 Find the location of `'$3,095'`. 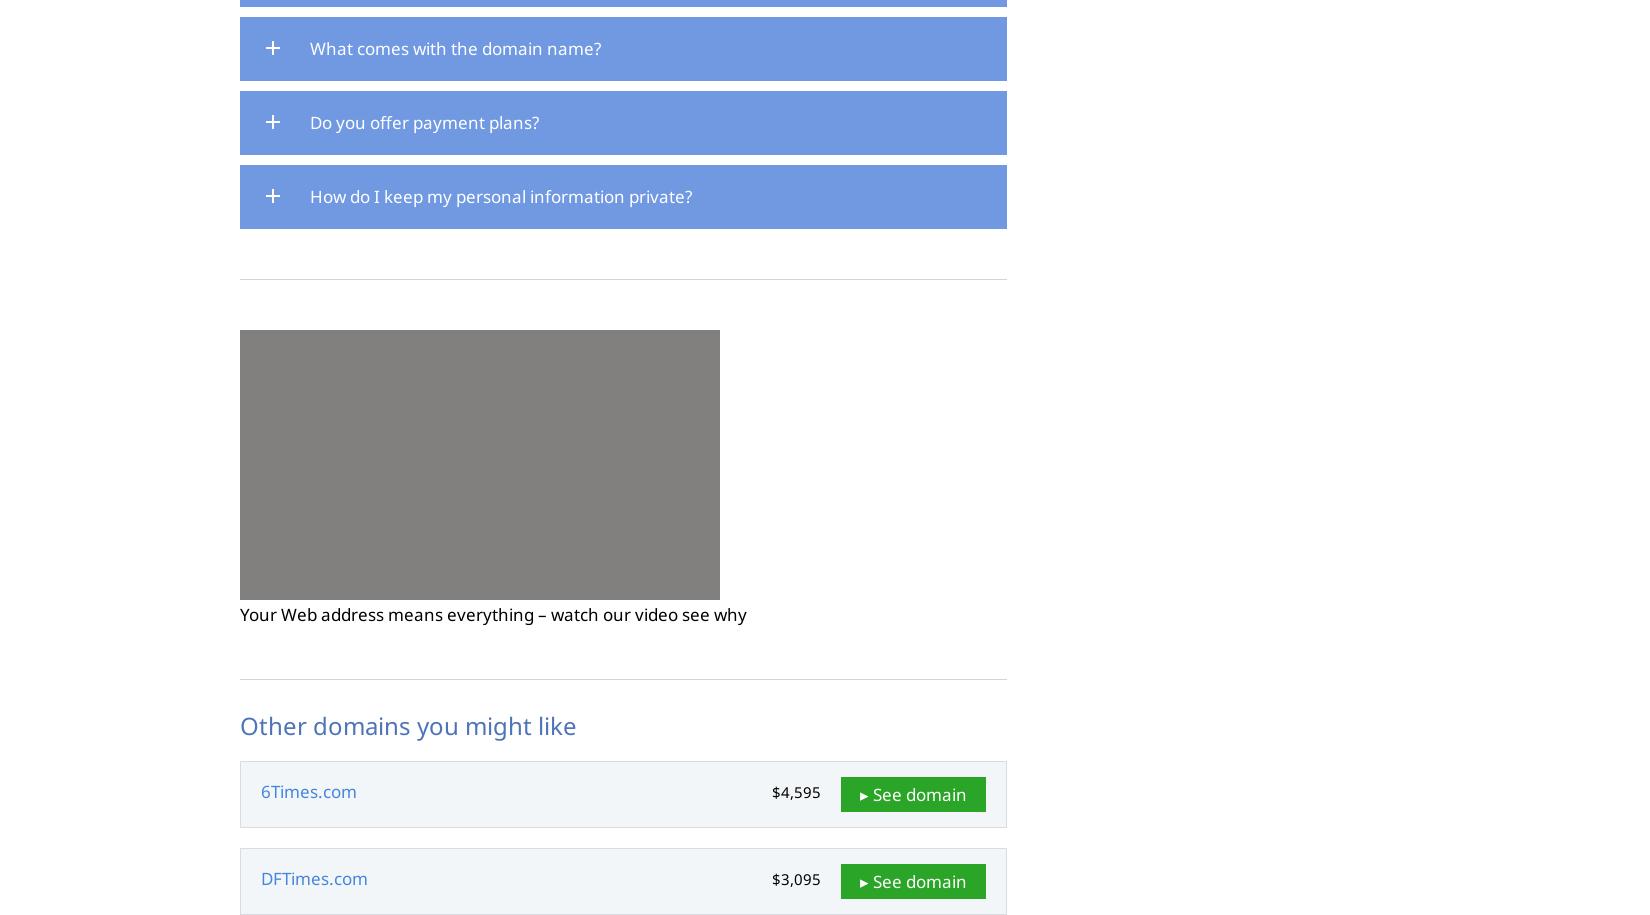

'$3,095' is located at coordinates (795, 878).